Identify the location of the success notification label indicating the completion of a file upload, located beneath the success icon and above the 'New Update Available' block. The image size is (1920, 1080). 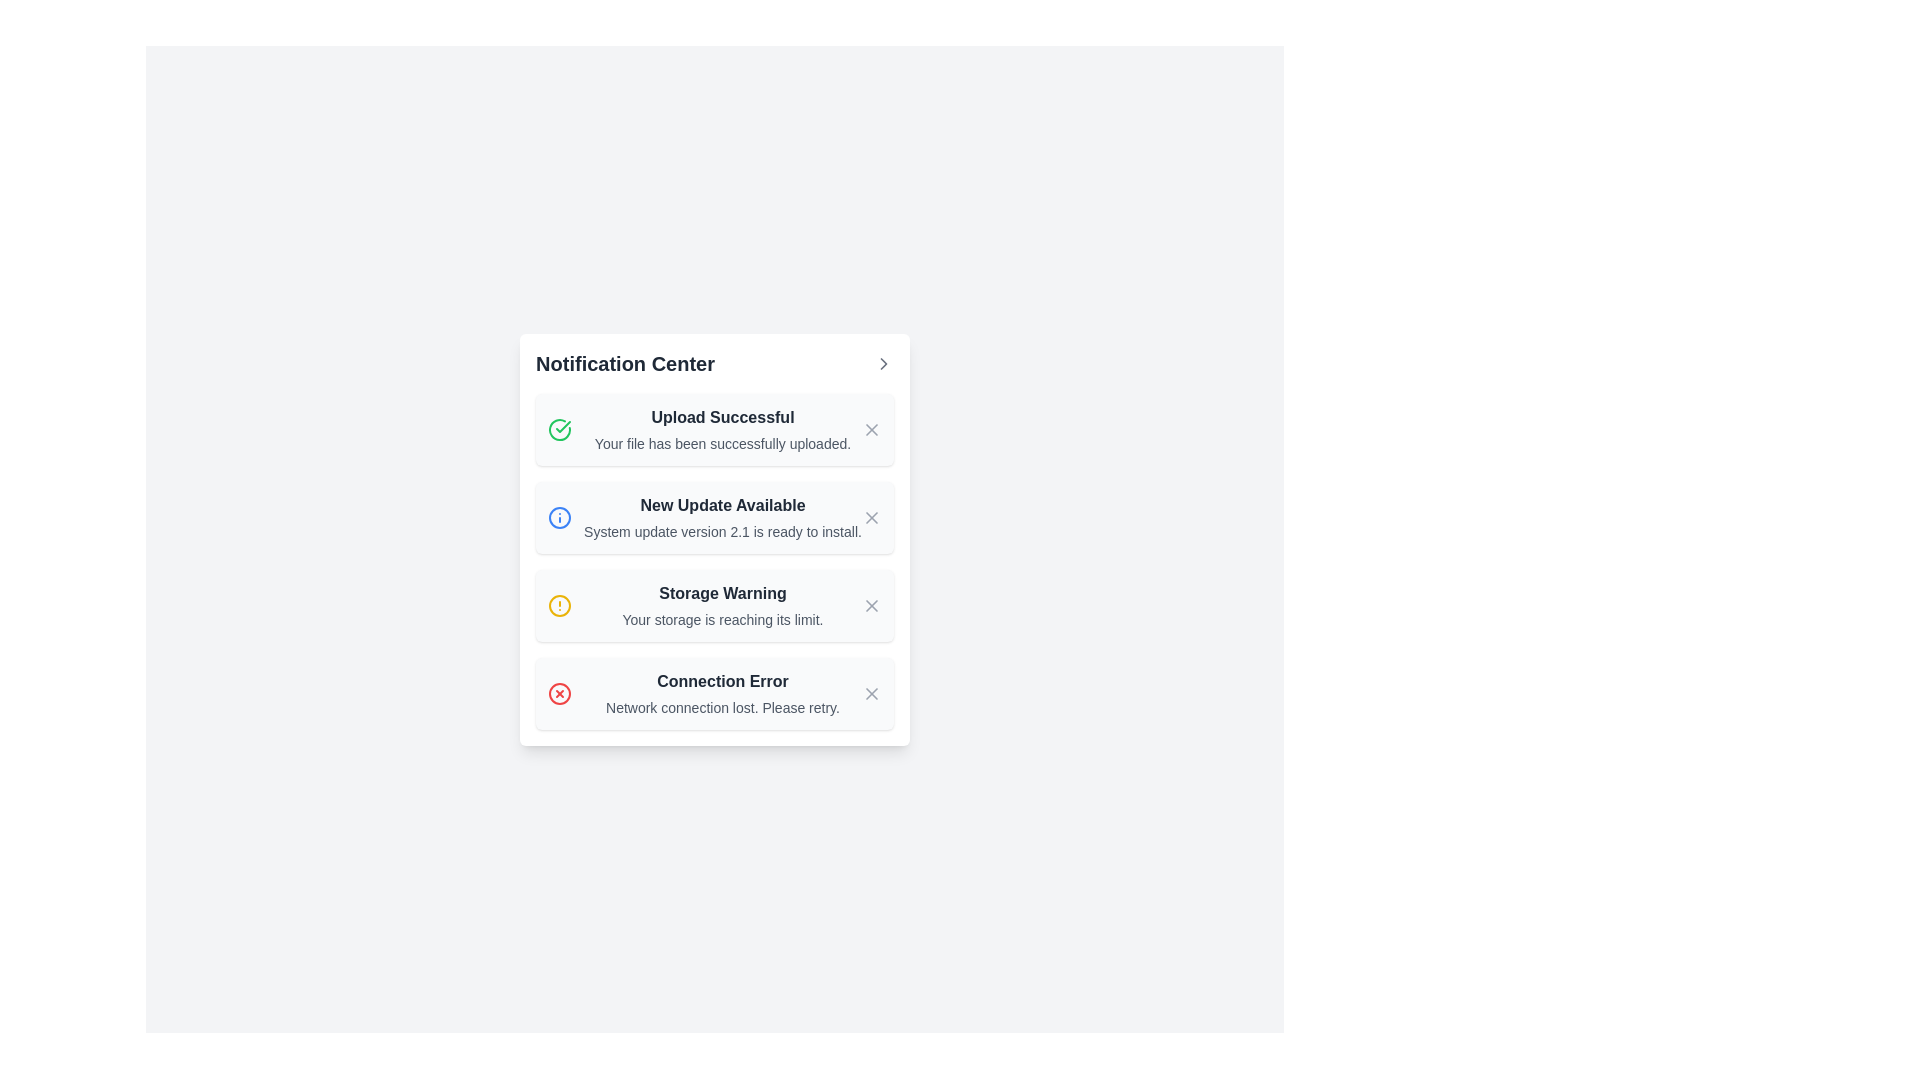
(722, 428).